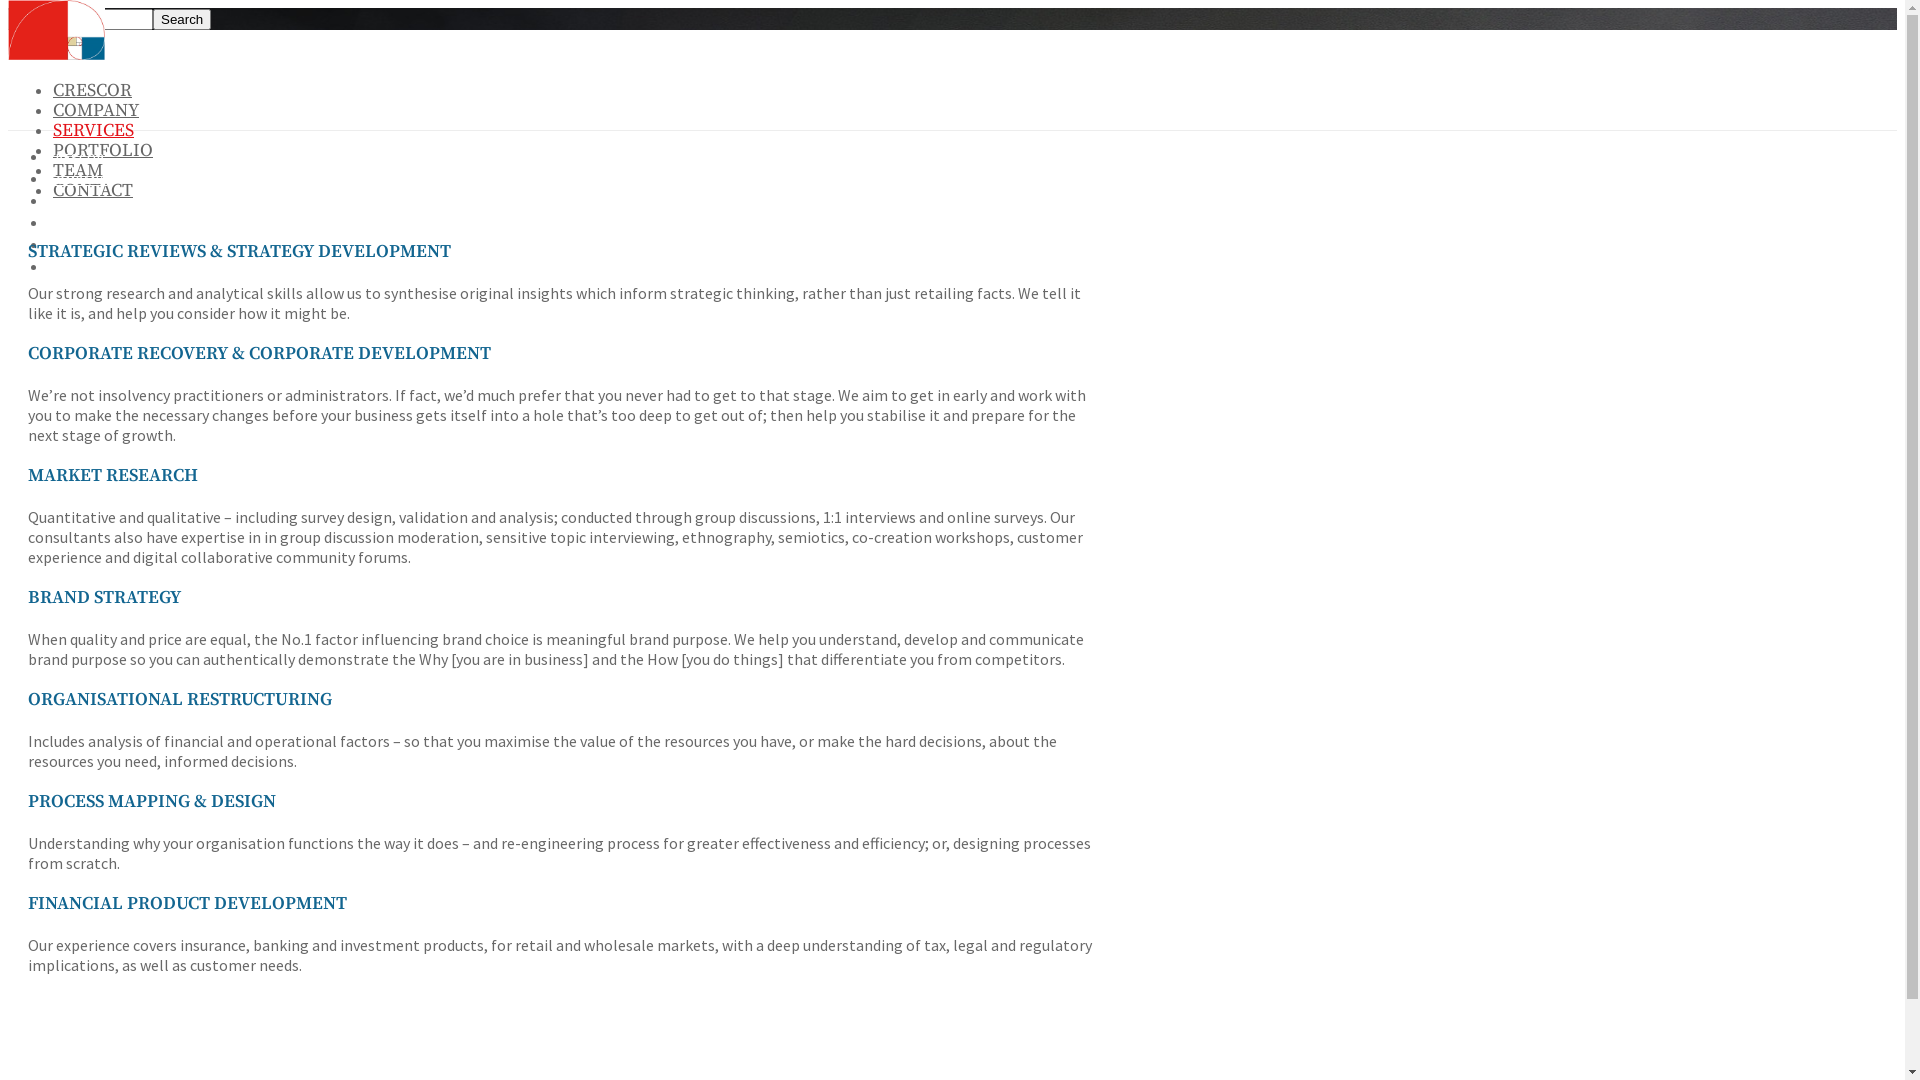 The height and width of the screenshot is (1080, 1920). Describe the element at coordinates (77, 169) in the screenshot. I see `'TEAM'` at that location.